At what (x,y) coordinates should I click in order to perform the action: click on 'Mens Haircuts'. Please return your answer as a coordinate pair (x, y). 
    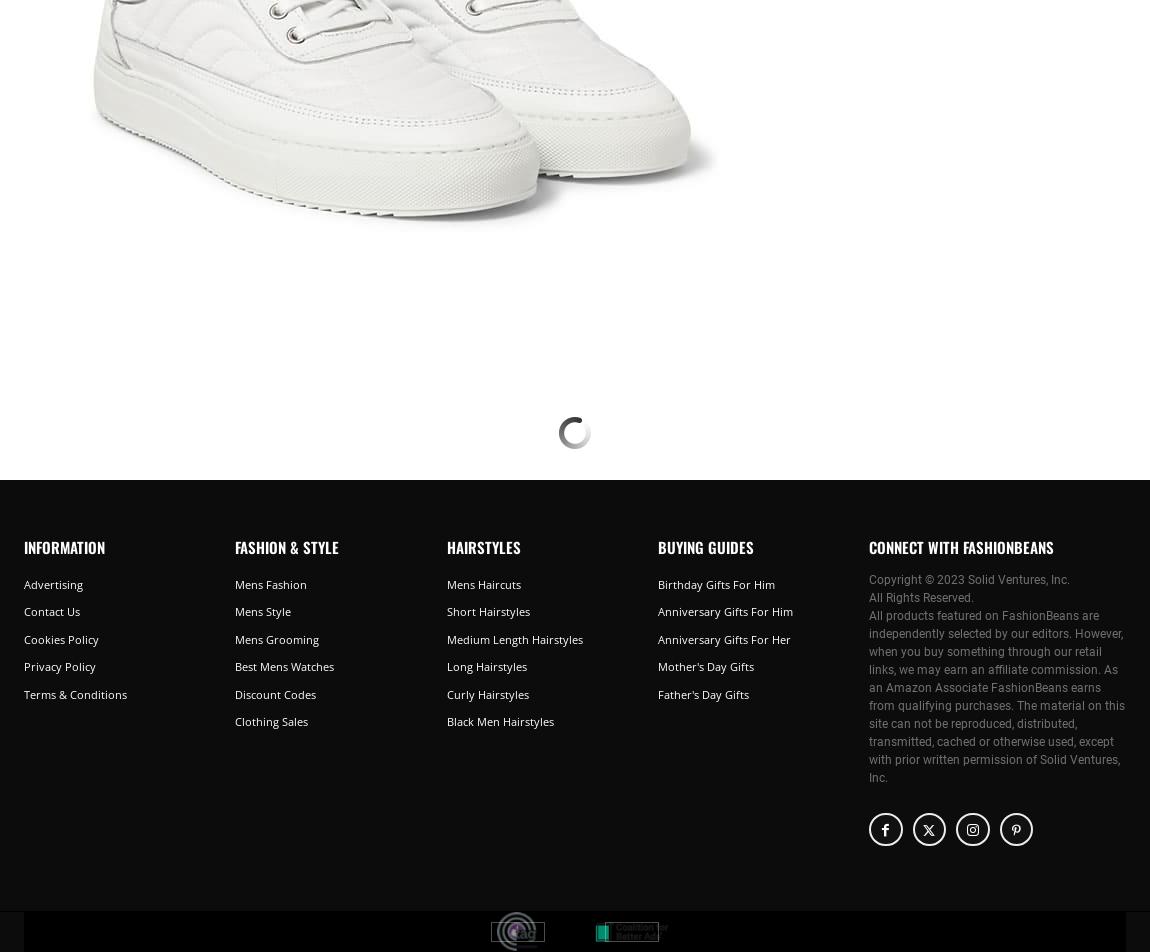
    Looking at the image, I should click on (483, 583).